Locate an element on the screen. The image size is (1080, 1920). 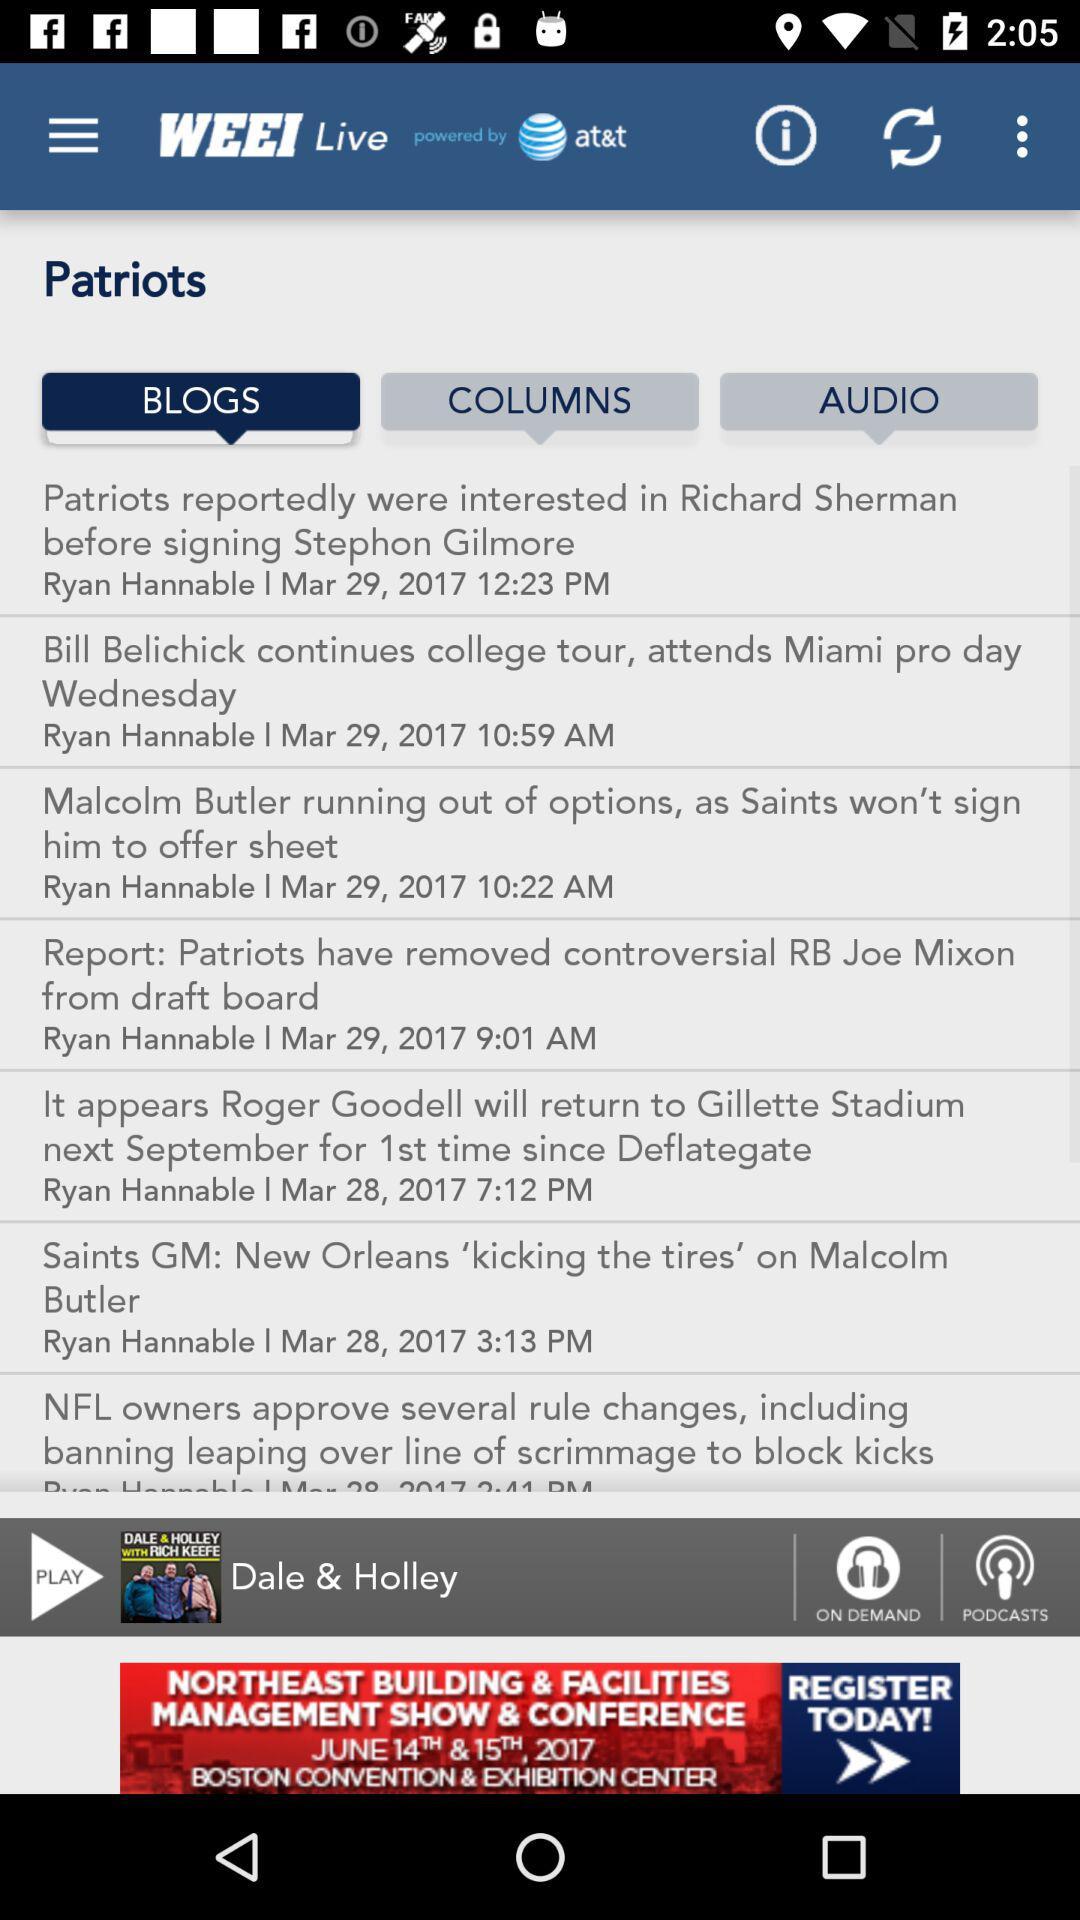
the location icon is located at coordinates (1010, 1576).